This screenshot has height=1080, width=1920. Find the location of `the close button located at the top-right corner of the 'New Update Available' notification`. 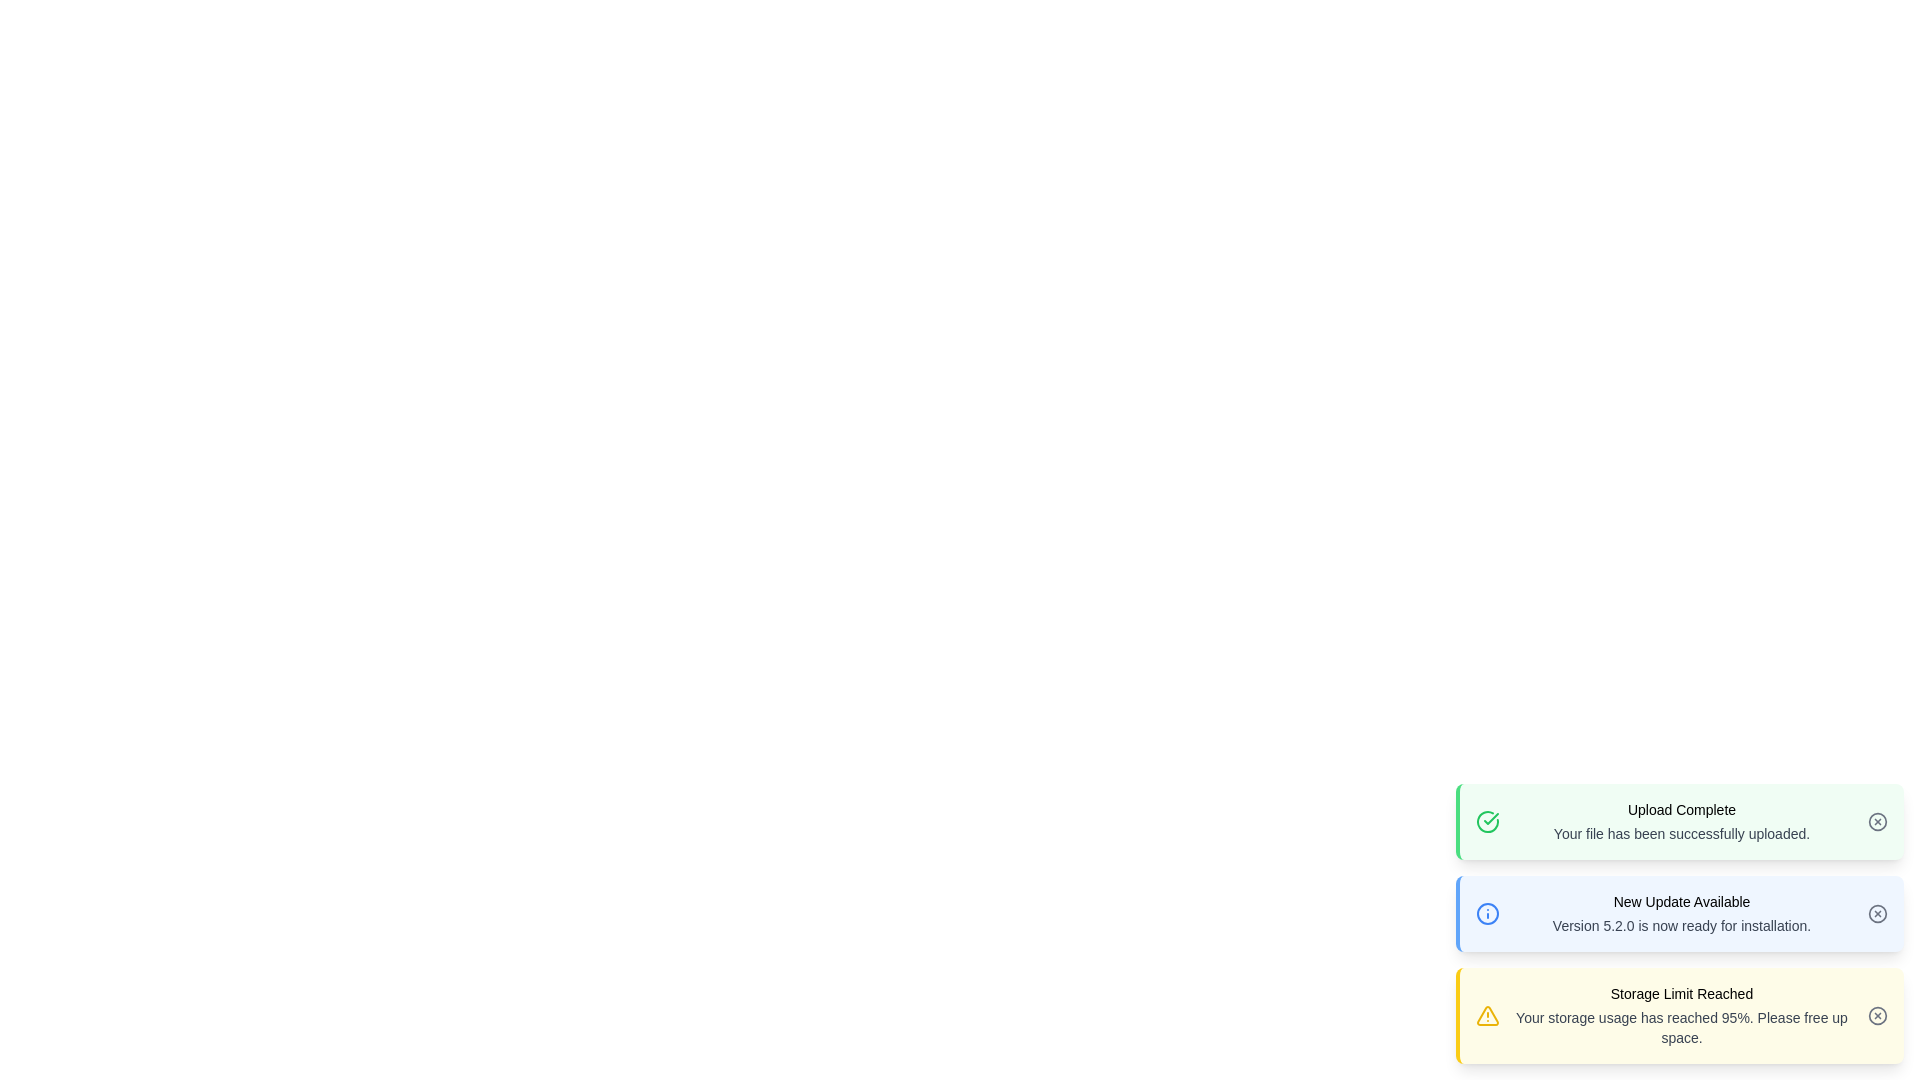

the close button located at the top-right corner of the 'New Update Available' notification is located at coordinates (1876, 914).